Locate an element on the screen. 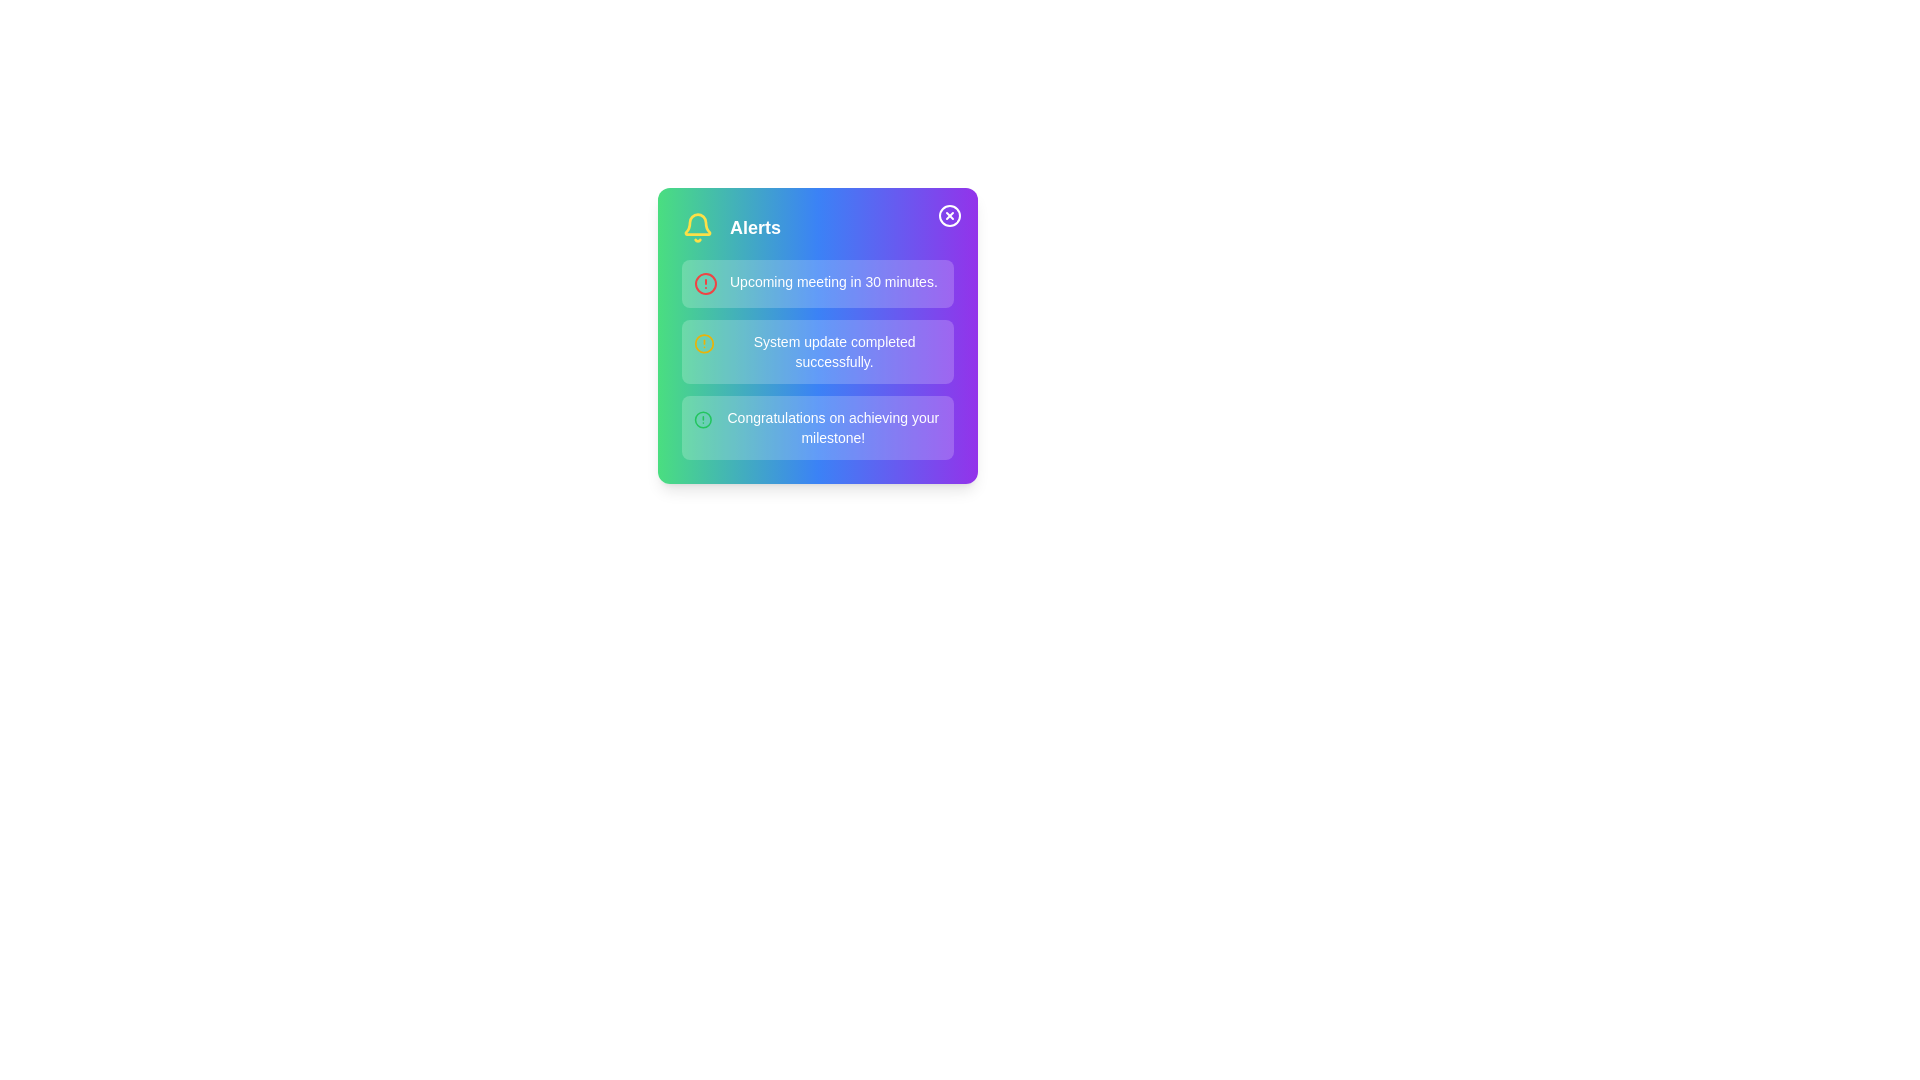 Image resolution: width=1920 pixels, height=1080 pixels. text element that displays 'Congratulations on achieving your milestone!' in the alert message box, located on the third line of text is located at coordinates (833, 427).